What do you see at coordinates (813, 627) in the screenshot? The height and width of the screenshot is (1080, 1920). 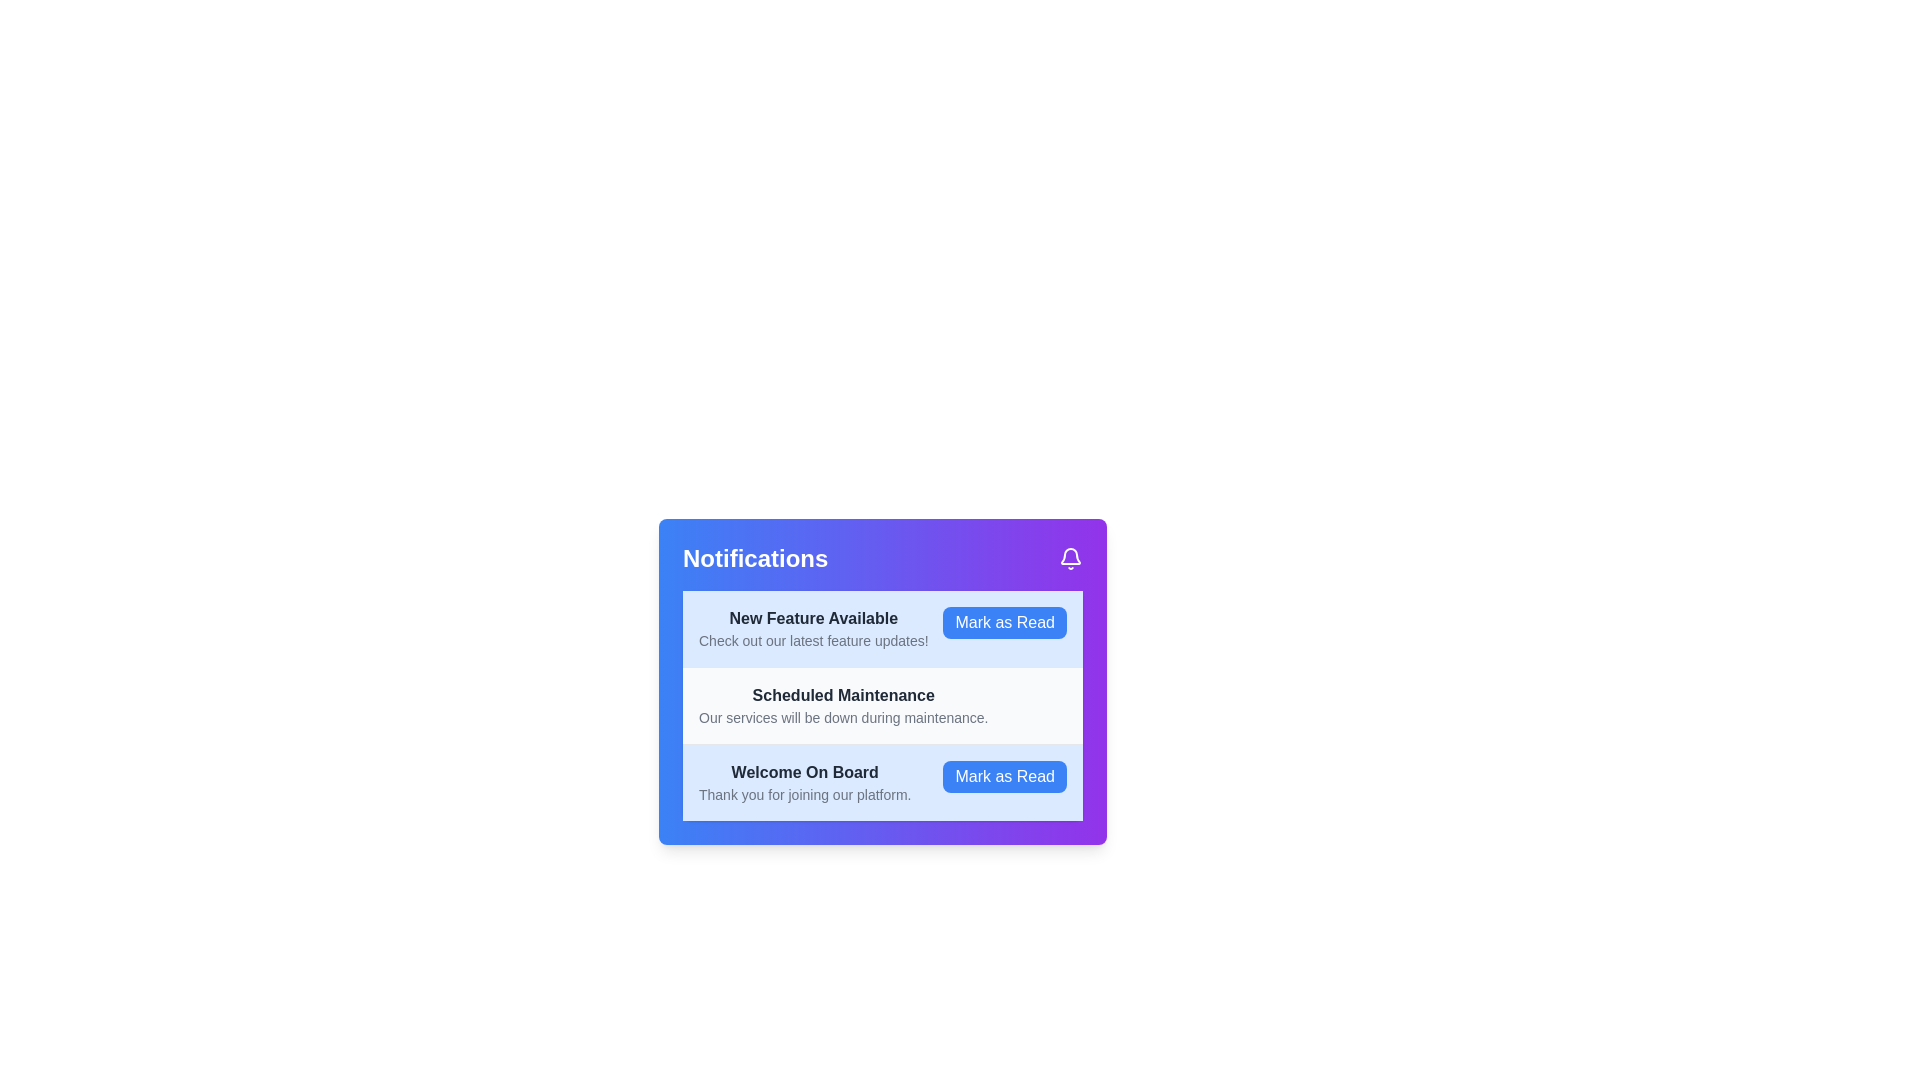 I see `the Text Content element that notifies the user about a new feature, positioned to the left of the 'Mark as Read' button and above the 'Scheduled Maintenance' notification` at bounding box center [813, 627].